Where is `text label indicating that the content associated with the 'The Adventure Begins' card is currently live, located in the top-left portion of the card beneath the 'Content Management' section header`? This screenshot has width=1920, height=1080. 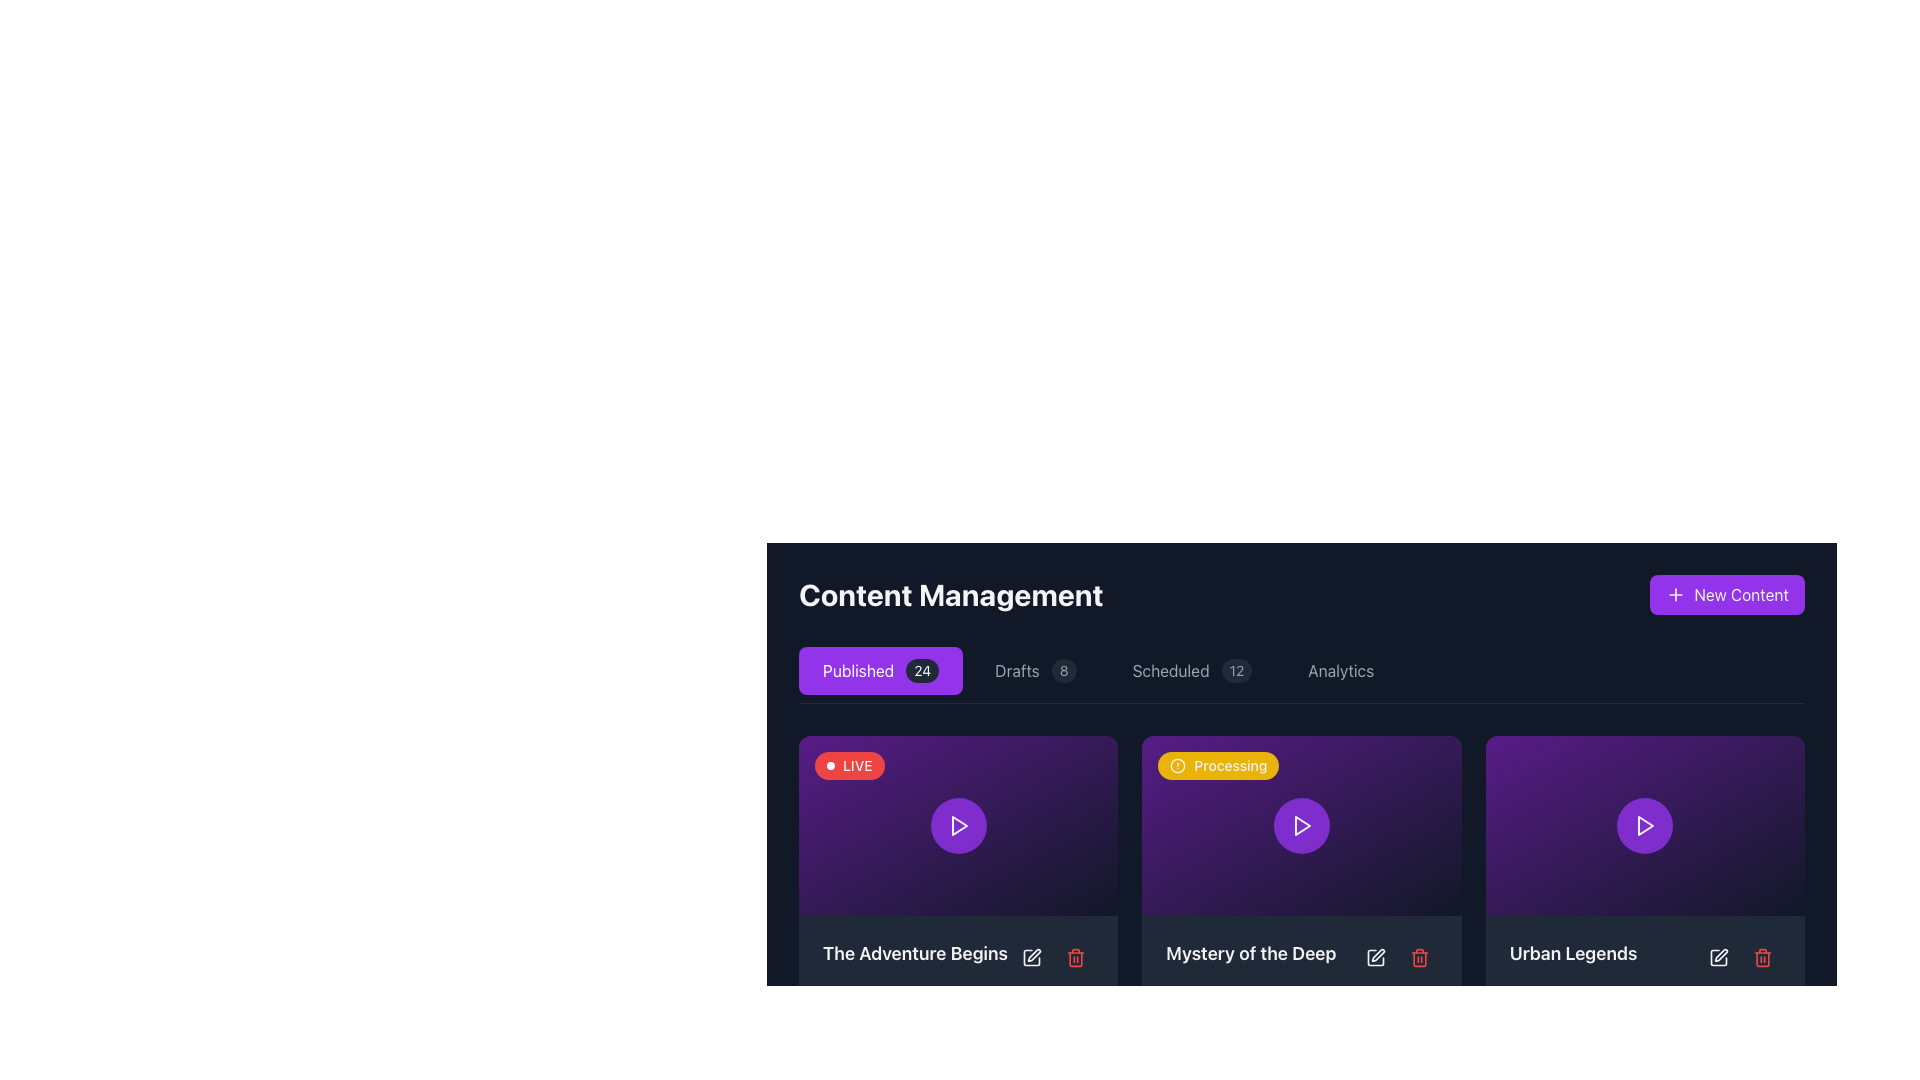 text label indicating that the content associated with the 'The Adventure Begins' card is currently live, located in the top-left portion of the card beneath the 'Content Management' section header is located at coordinates (857, 765).